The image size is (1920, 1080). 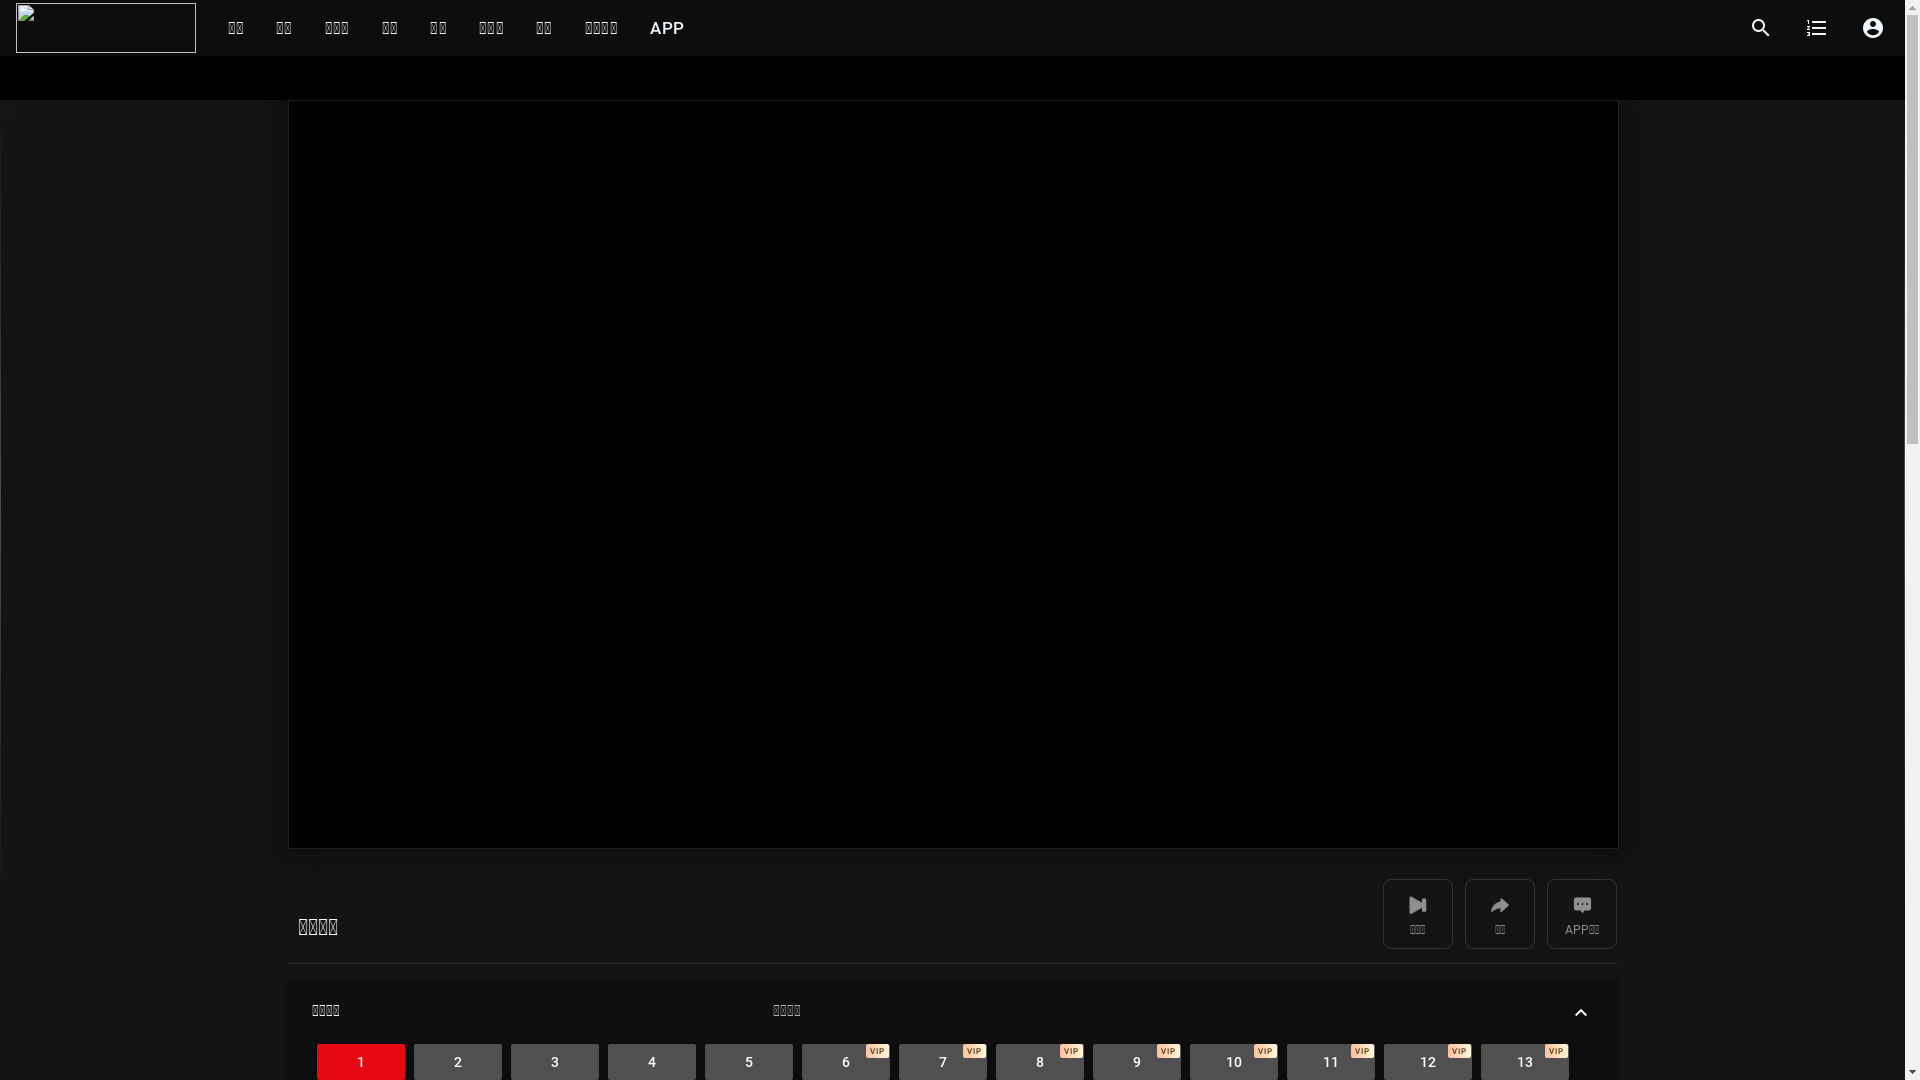 What do you see at coordinates (1761, 27) in the screenshot?
I see `'search'` at bounding box center [1761, 27].